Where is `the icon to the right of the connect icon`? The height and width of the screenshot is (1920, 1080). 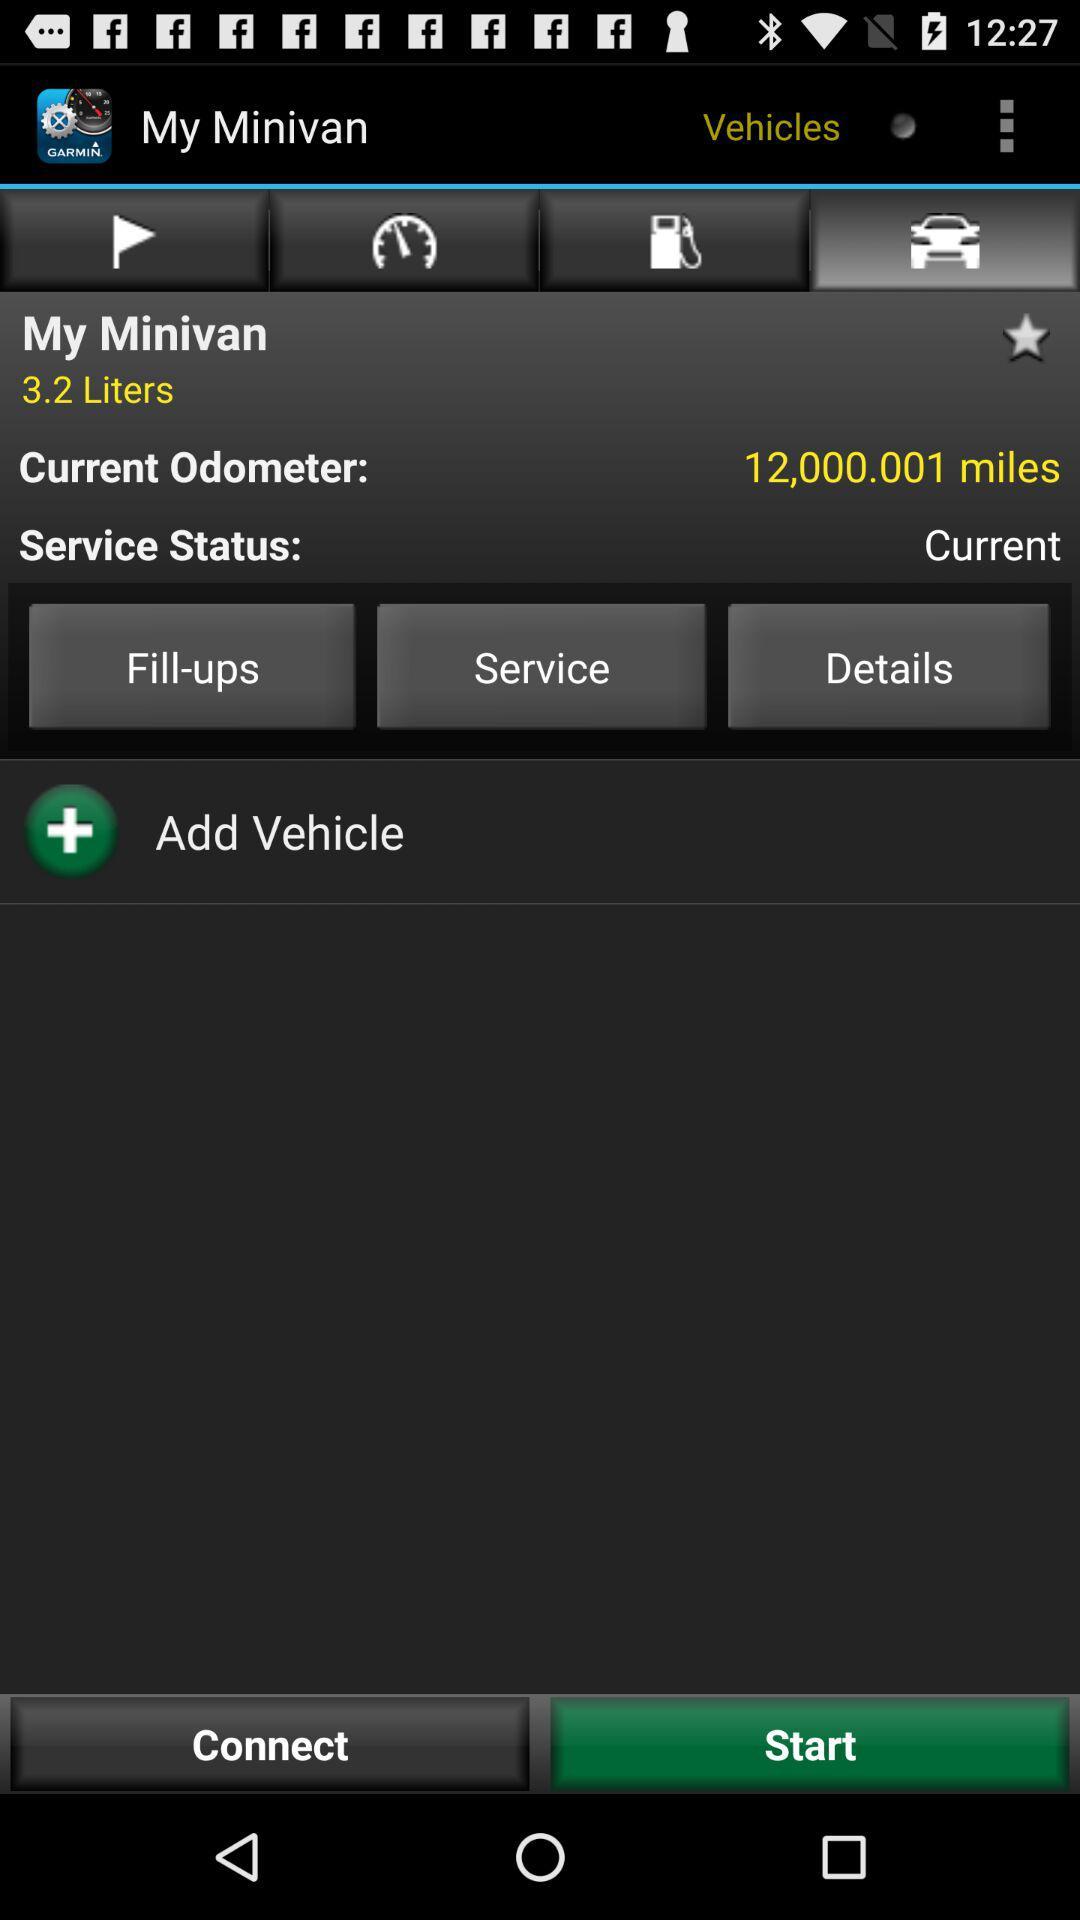
the icon to the right of the connect icon is located at coordinates (810, 1743).